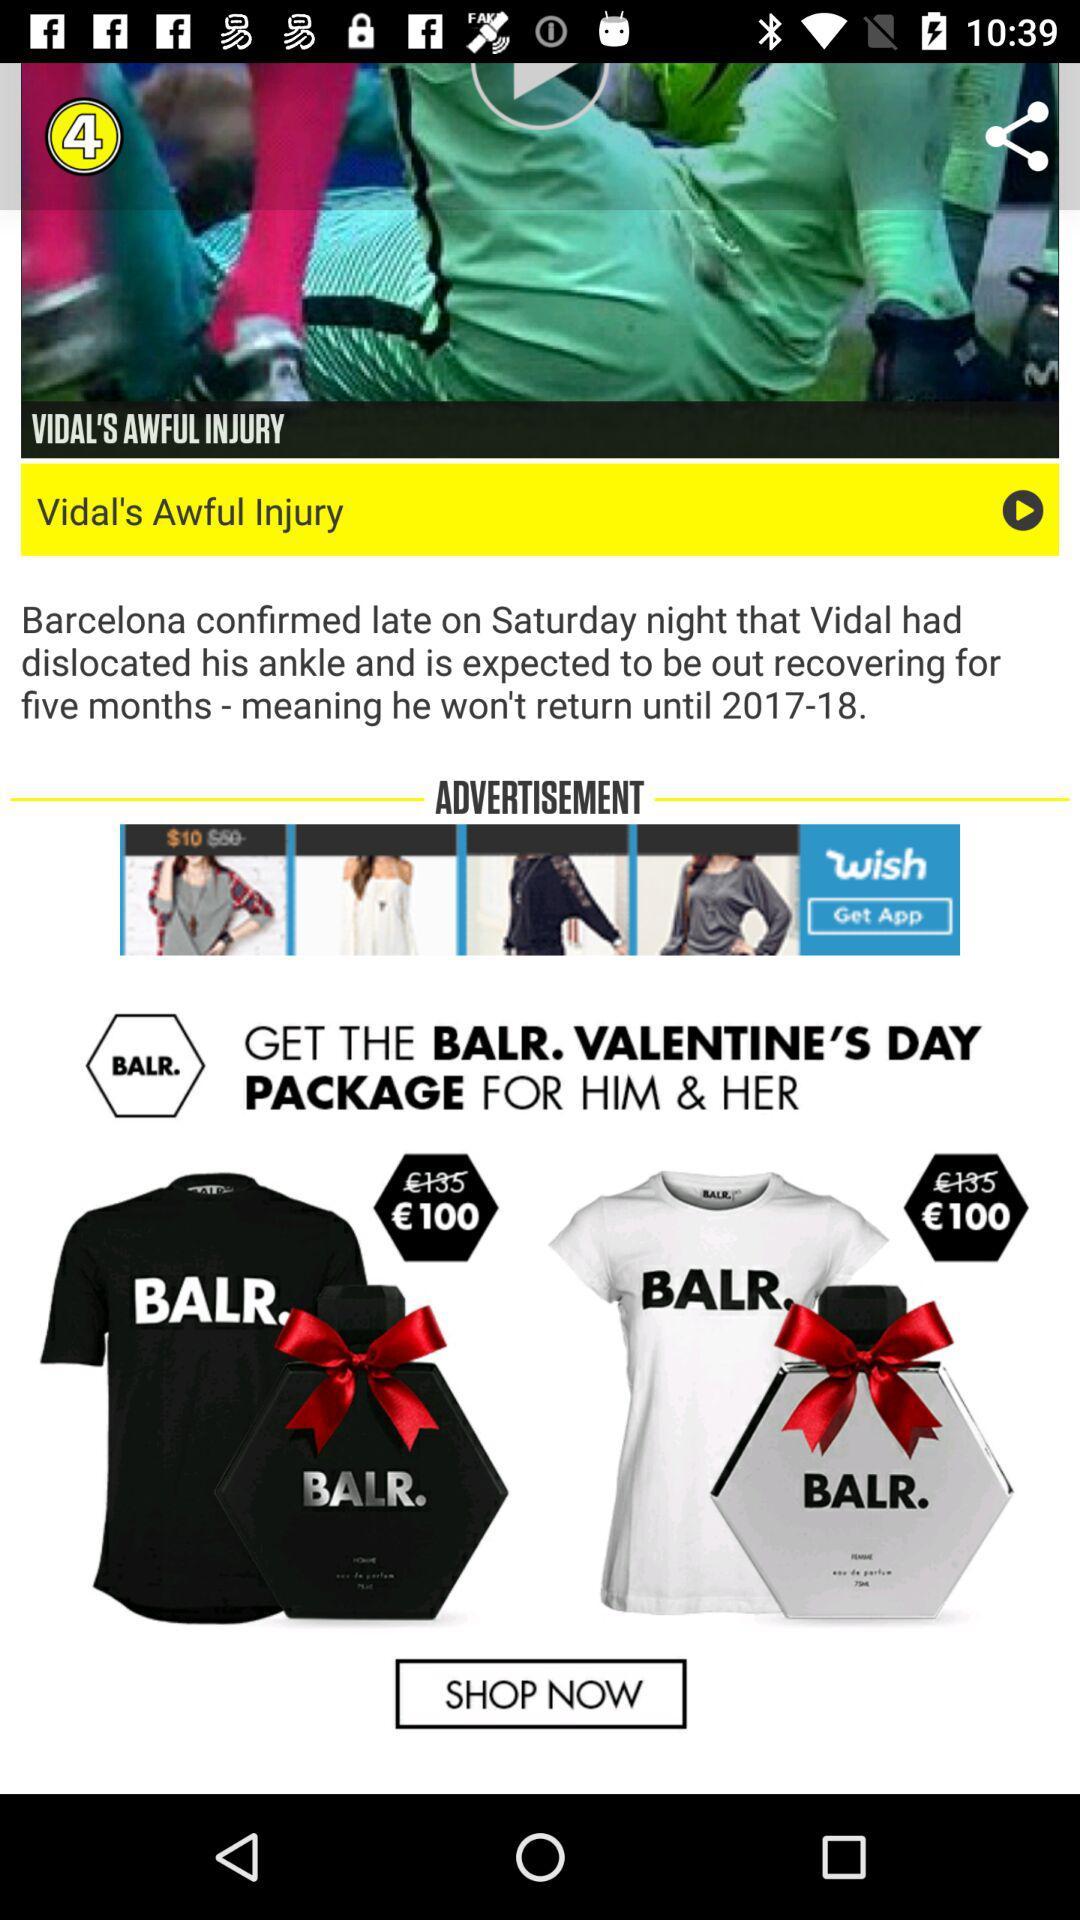  I want to click on click on the advertisement, so click(540, 888).